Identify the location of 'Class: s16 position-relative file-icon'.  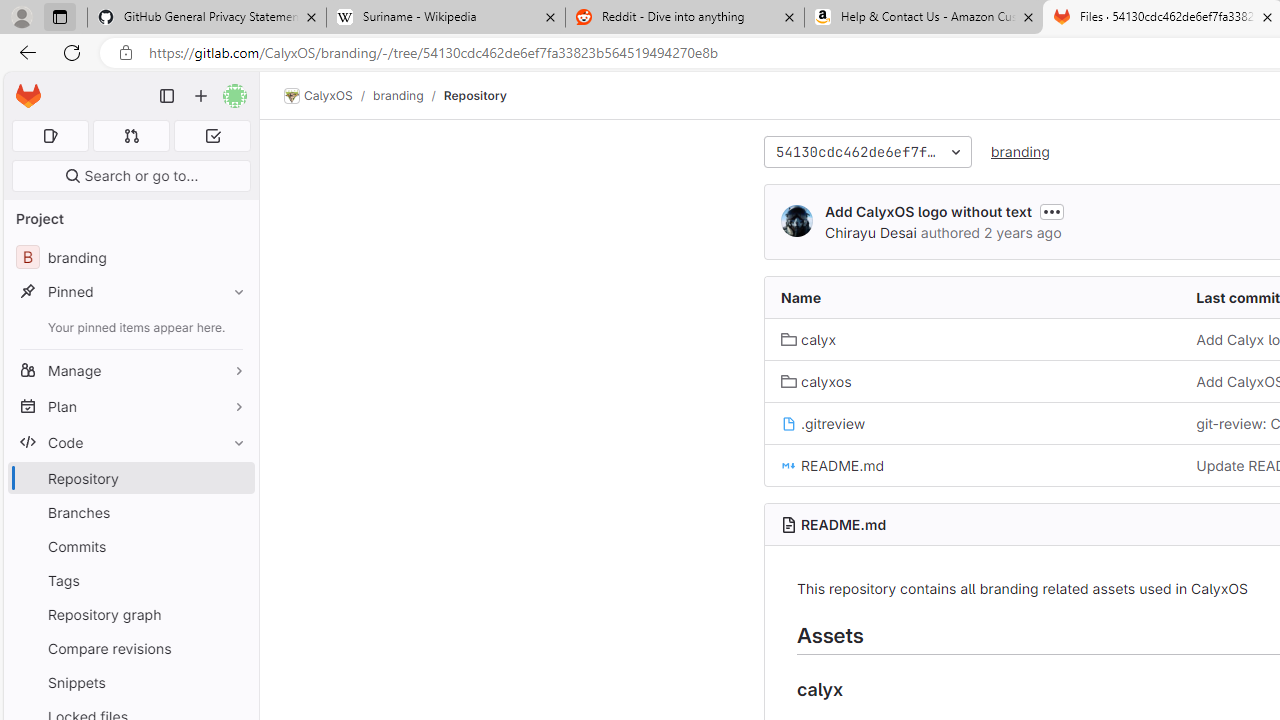
(788, 465).